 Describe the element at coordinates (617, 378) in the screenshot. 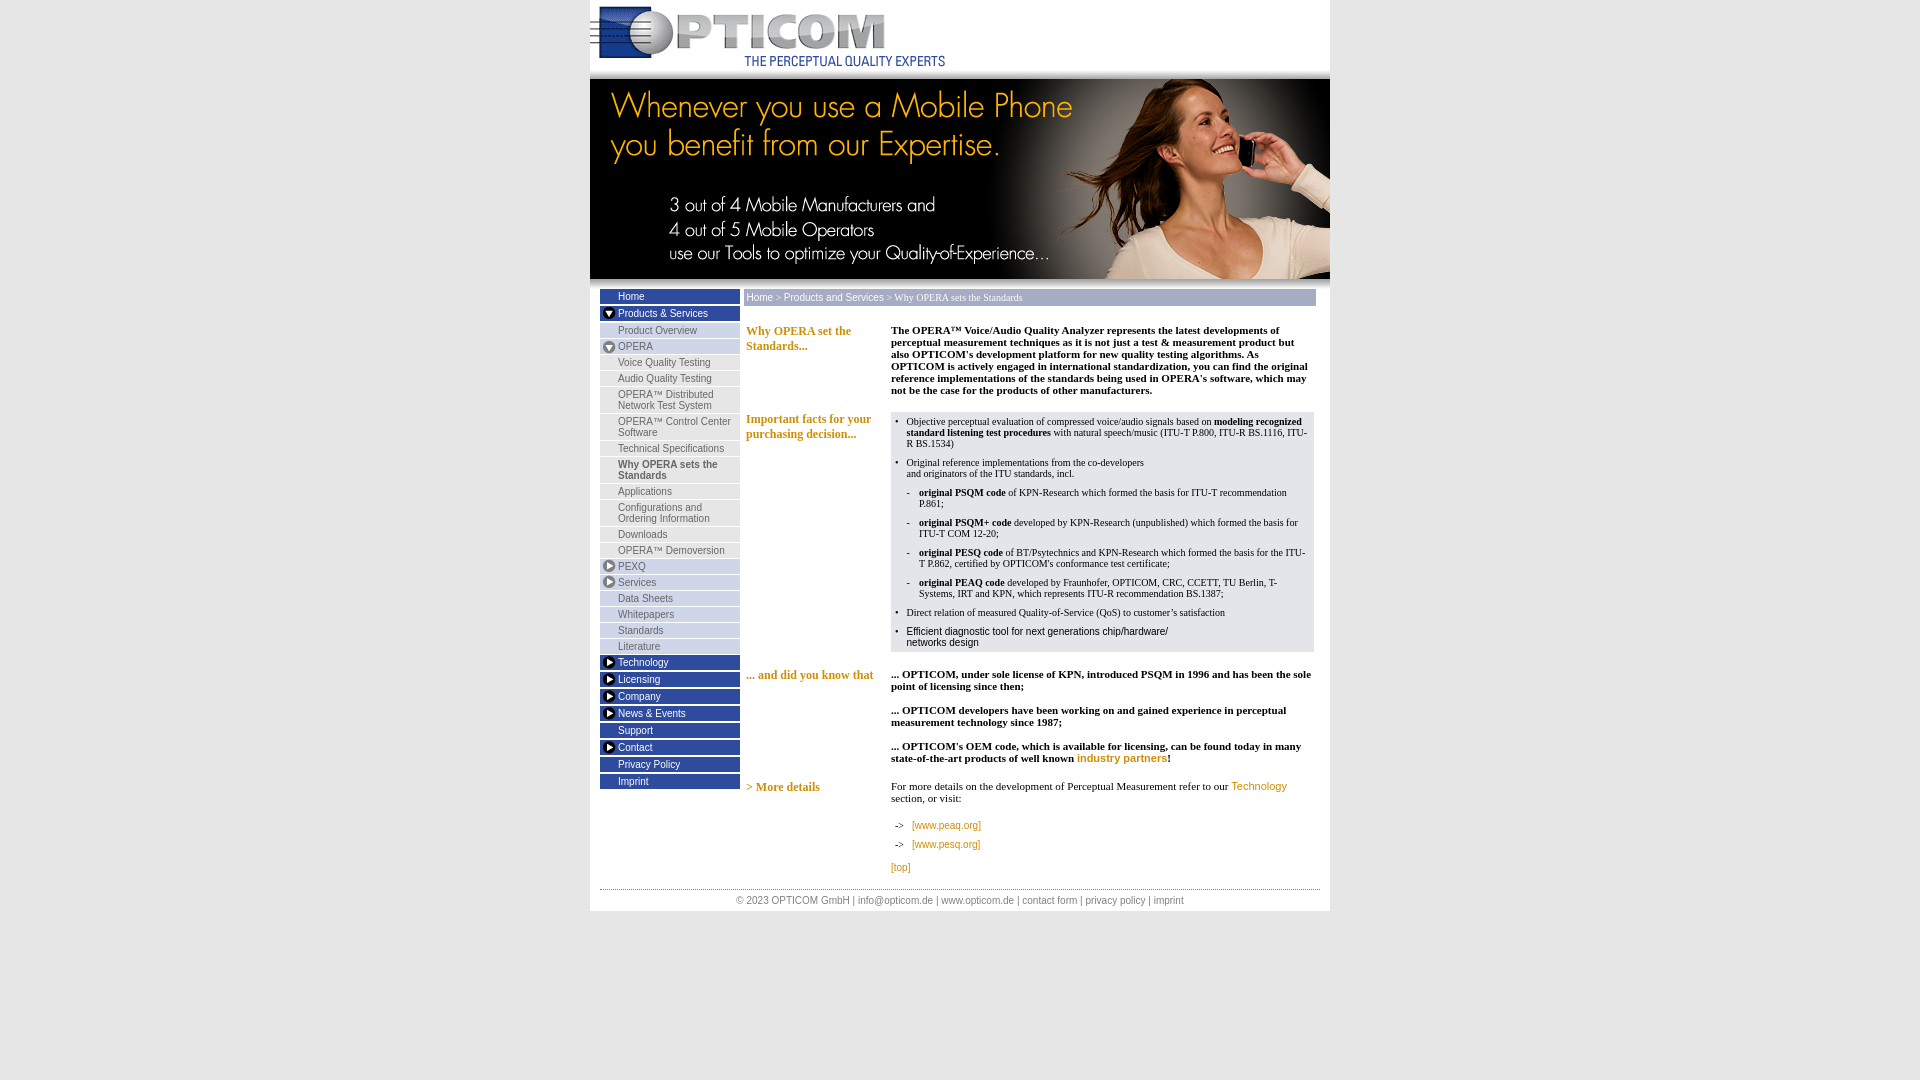

I see `'Audio Quality Testing'` at that location.